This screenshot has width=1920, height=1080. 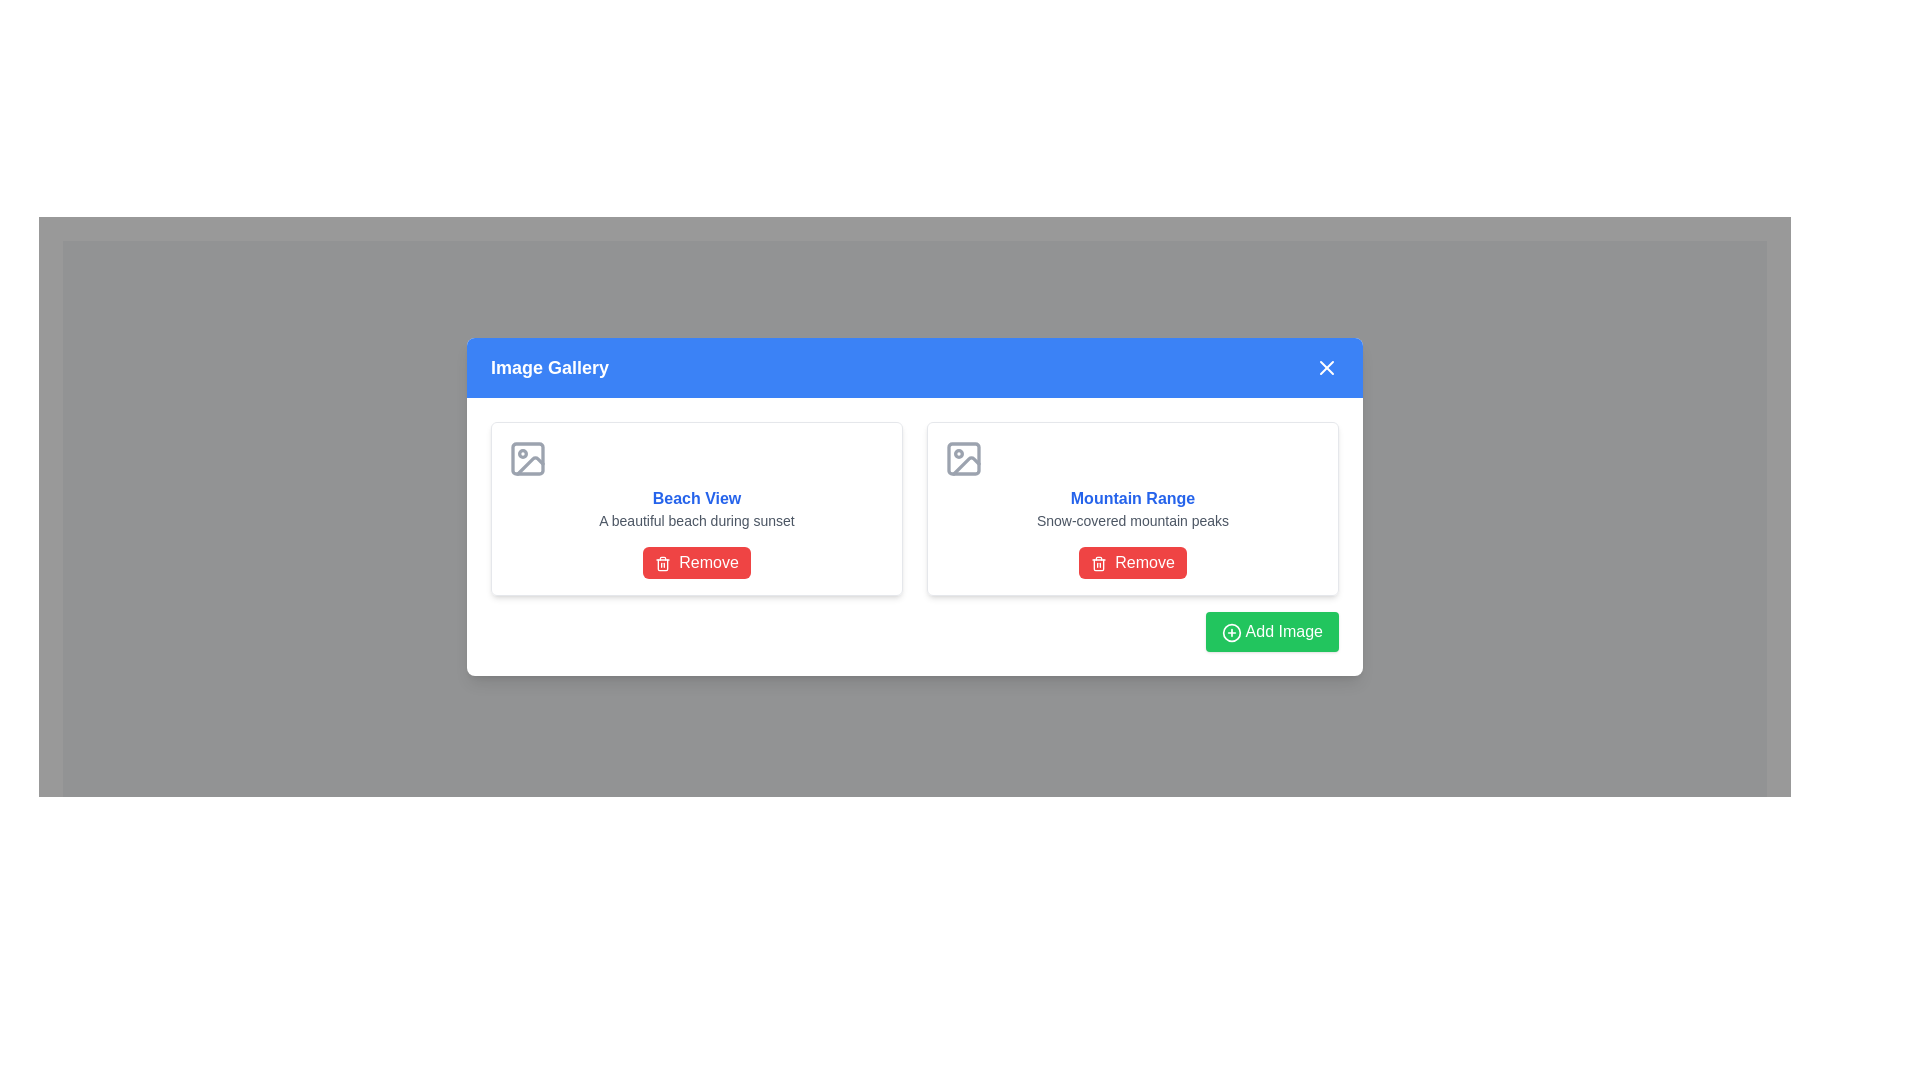 I want to click on the Title bar labeled 'Image Gallery', which is a rectangular blue bar at the top of the modal, so click(x=914, y=367).